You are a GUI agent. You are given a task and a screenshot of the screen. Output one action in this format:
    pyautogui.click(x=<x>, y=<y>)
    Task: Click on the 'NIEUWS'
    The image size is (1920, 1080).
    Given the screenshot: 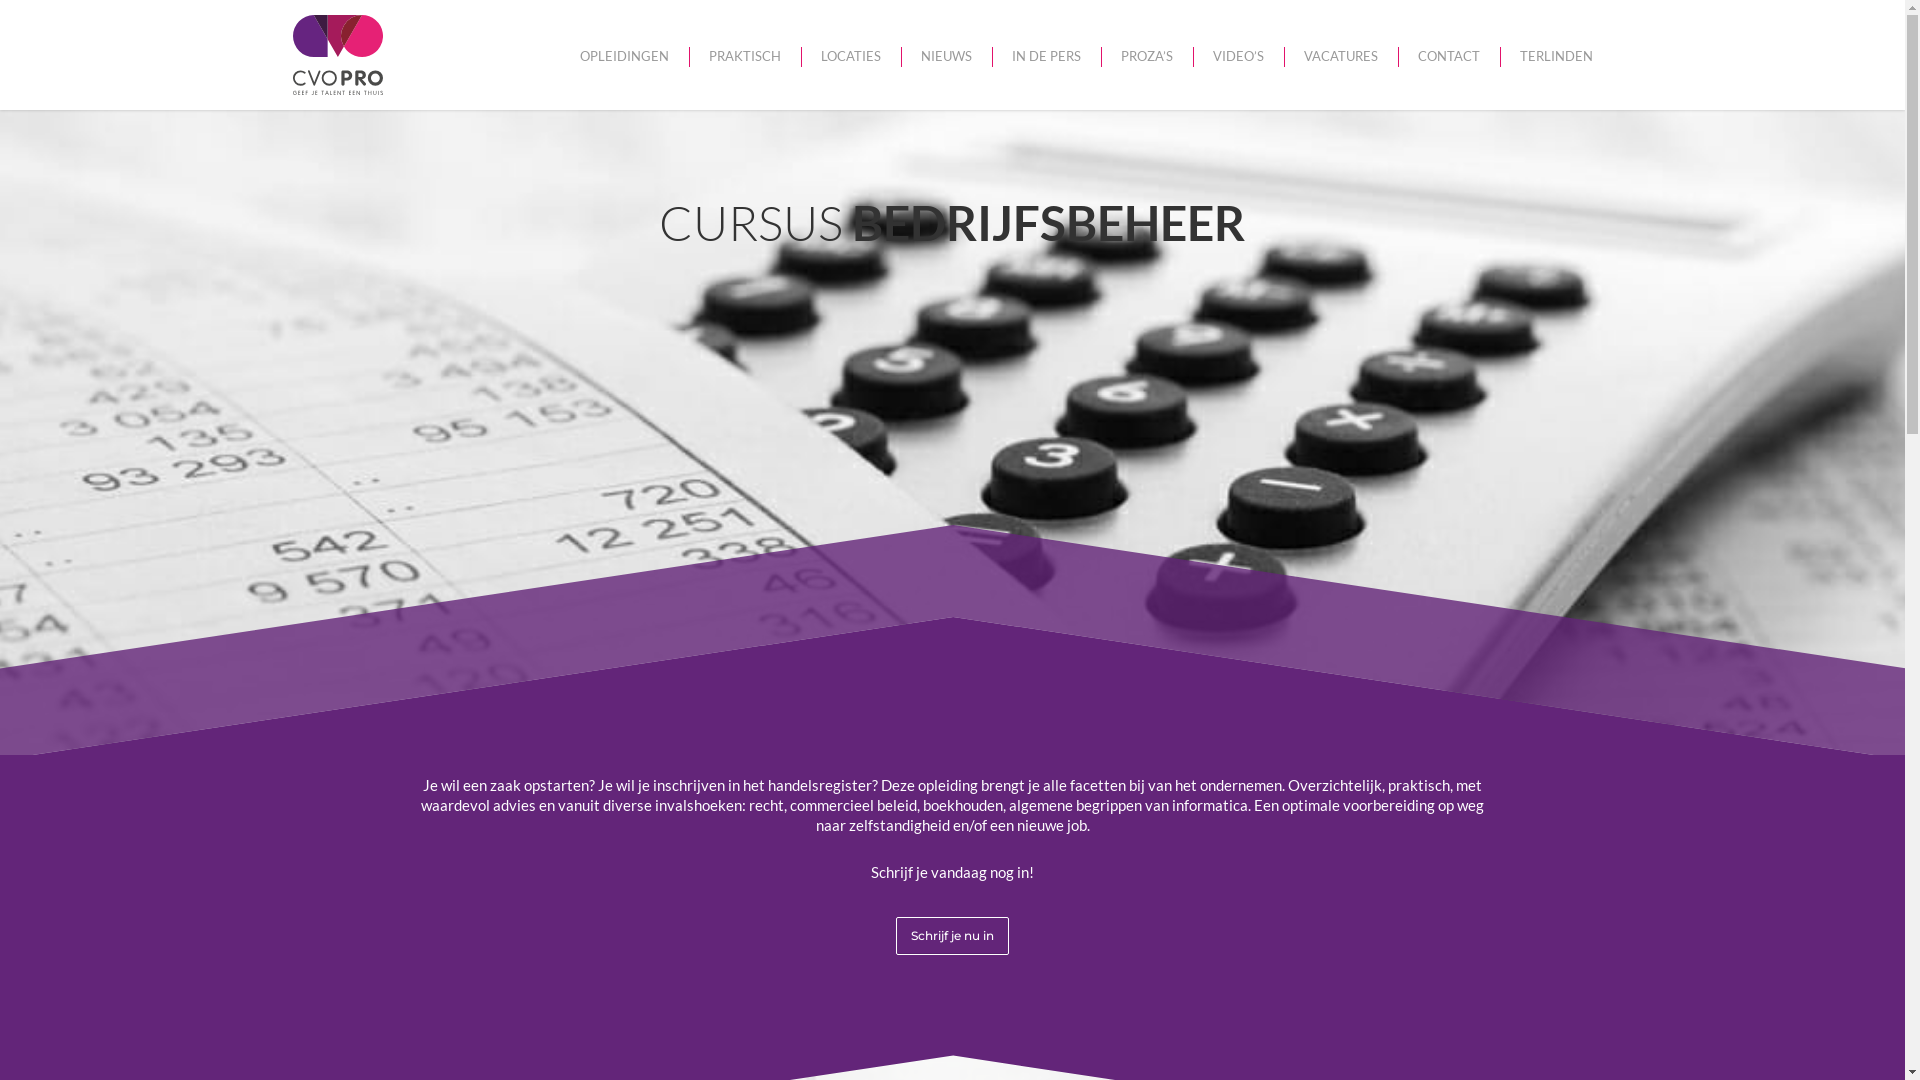 What is the action you would take?
    pyautogui.click(x=899, y=53)
    